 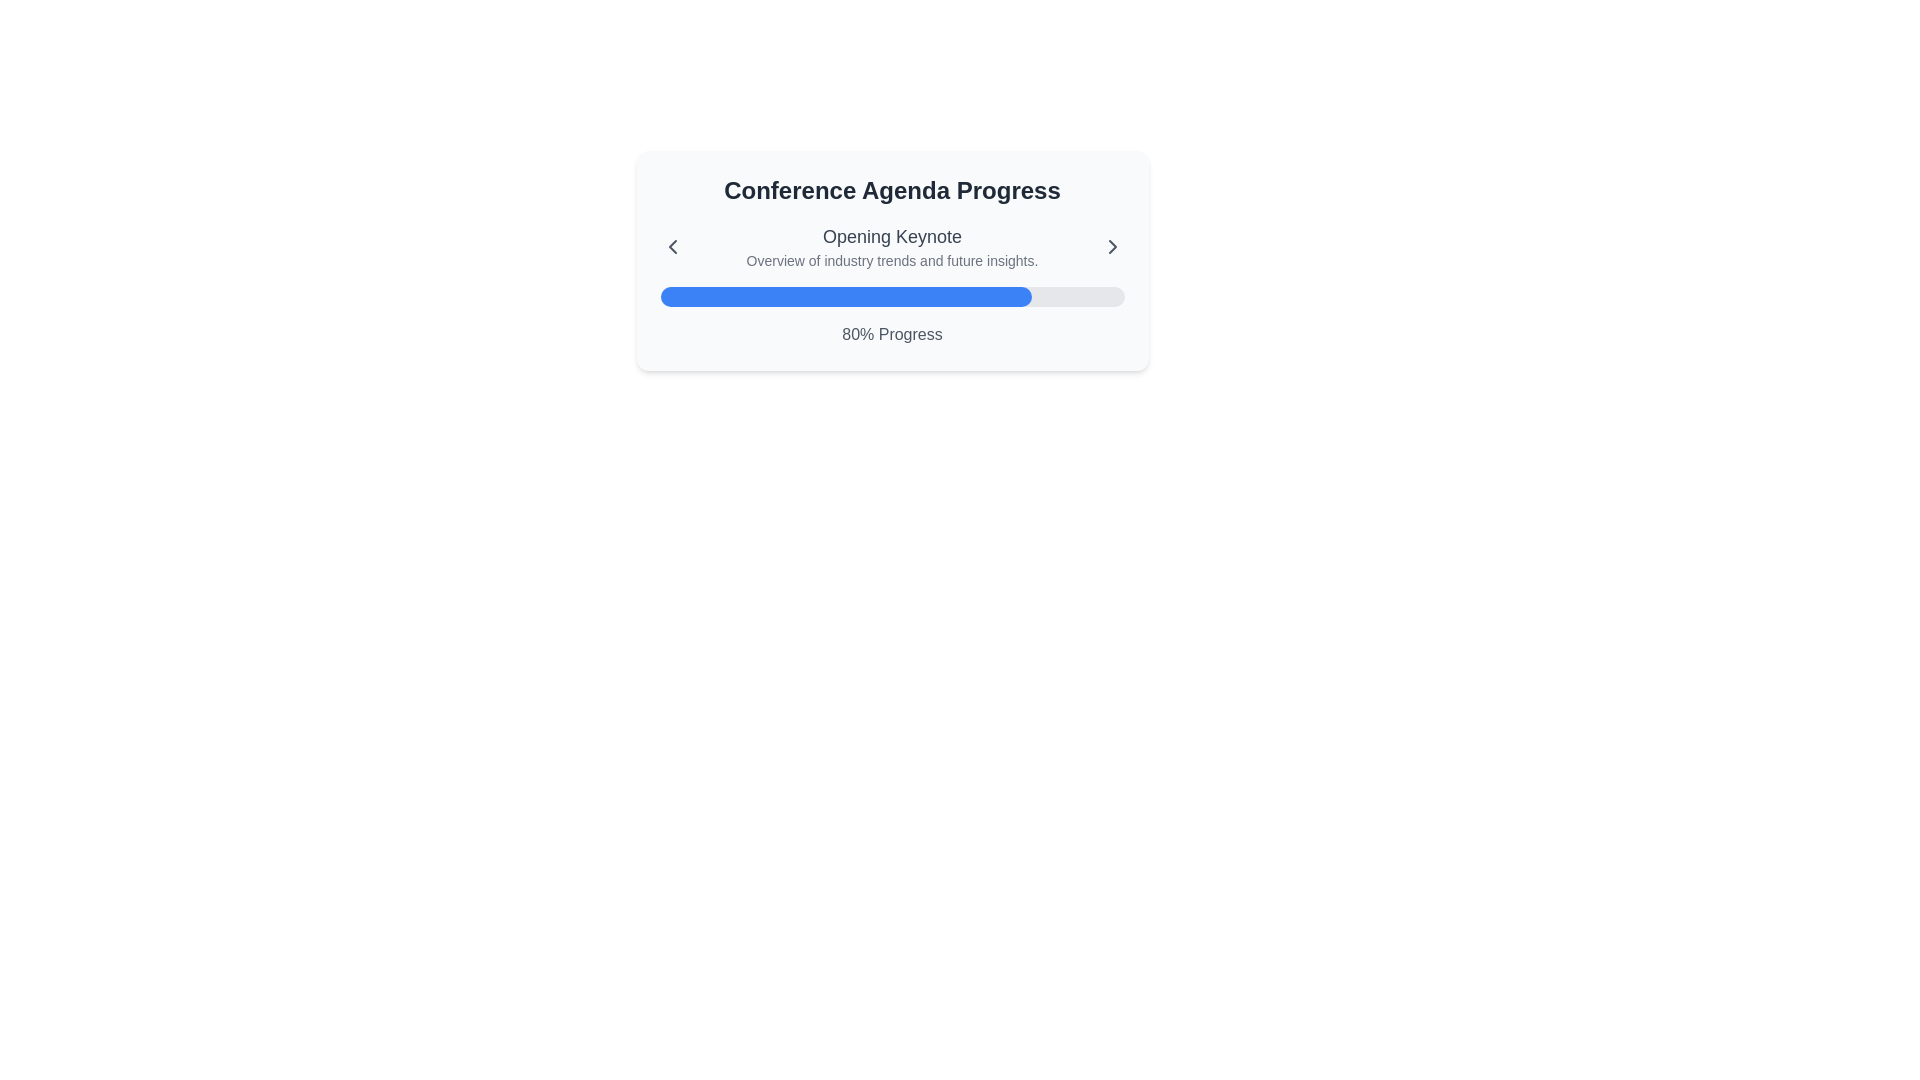 I want to click on information from the Information Panel titled 'Conference Agenda Progress' which includes the subtitle 'Opening Keynote' and the progress status of '80% Progress', so click(x=891, y=260).